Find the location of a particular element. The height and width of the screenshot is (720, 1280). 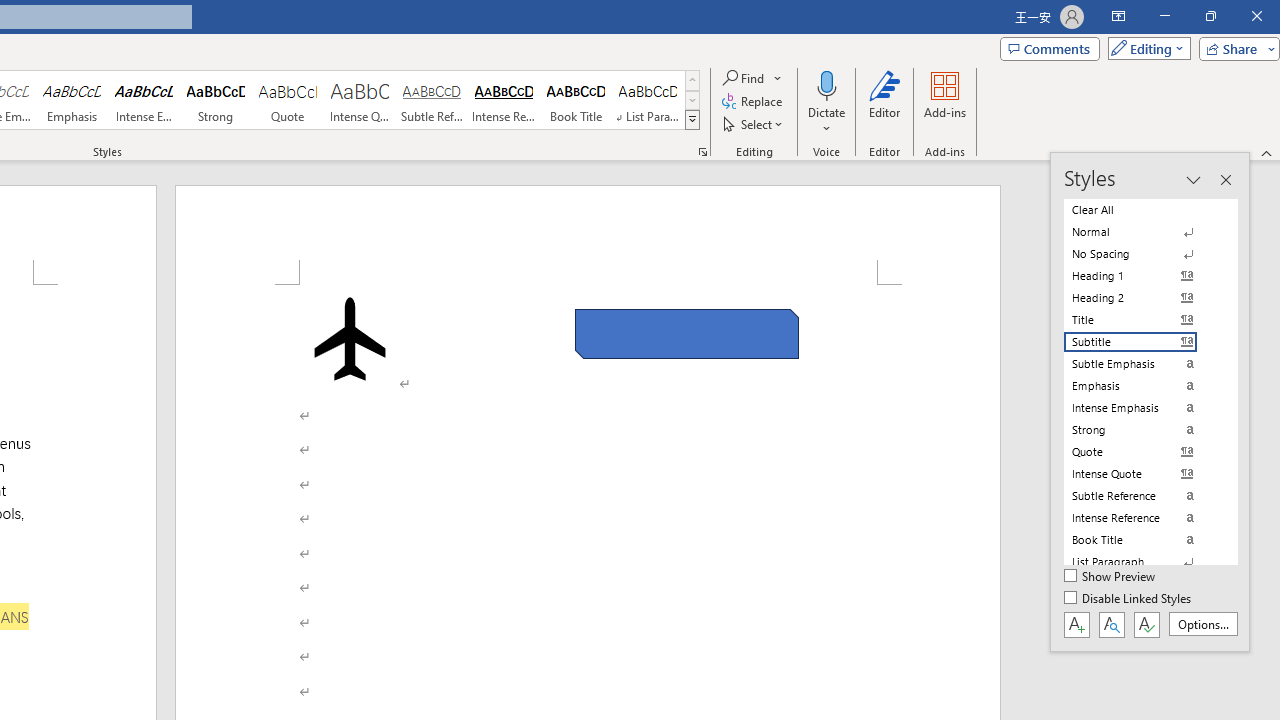

'Replace...' is located at coordinates (752, 101).